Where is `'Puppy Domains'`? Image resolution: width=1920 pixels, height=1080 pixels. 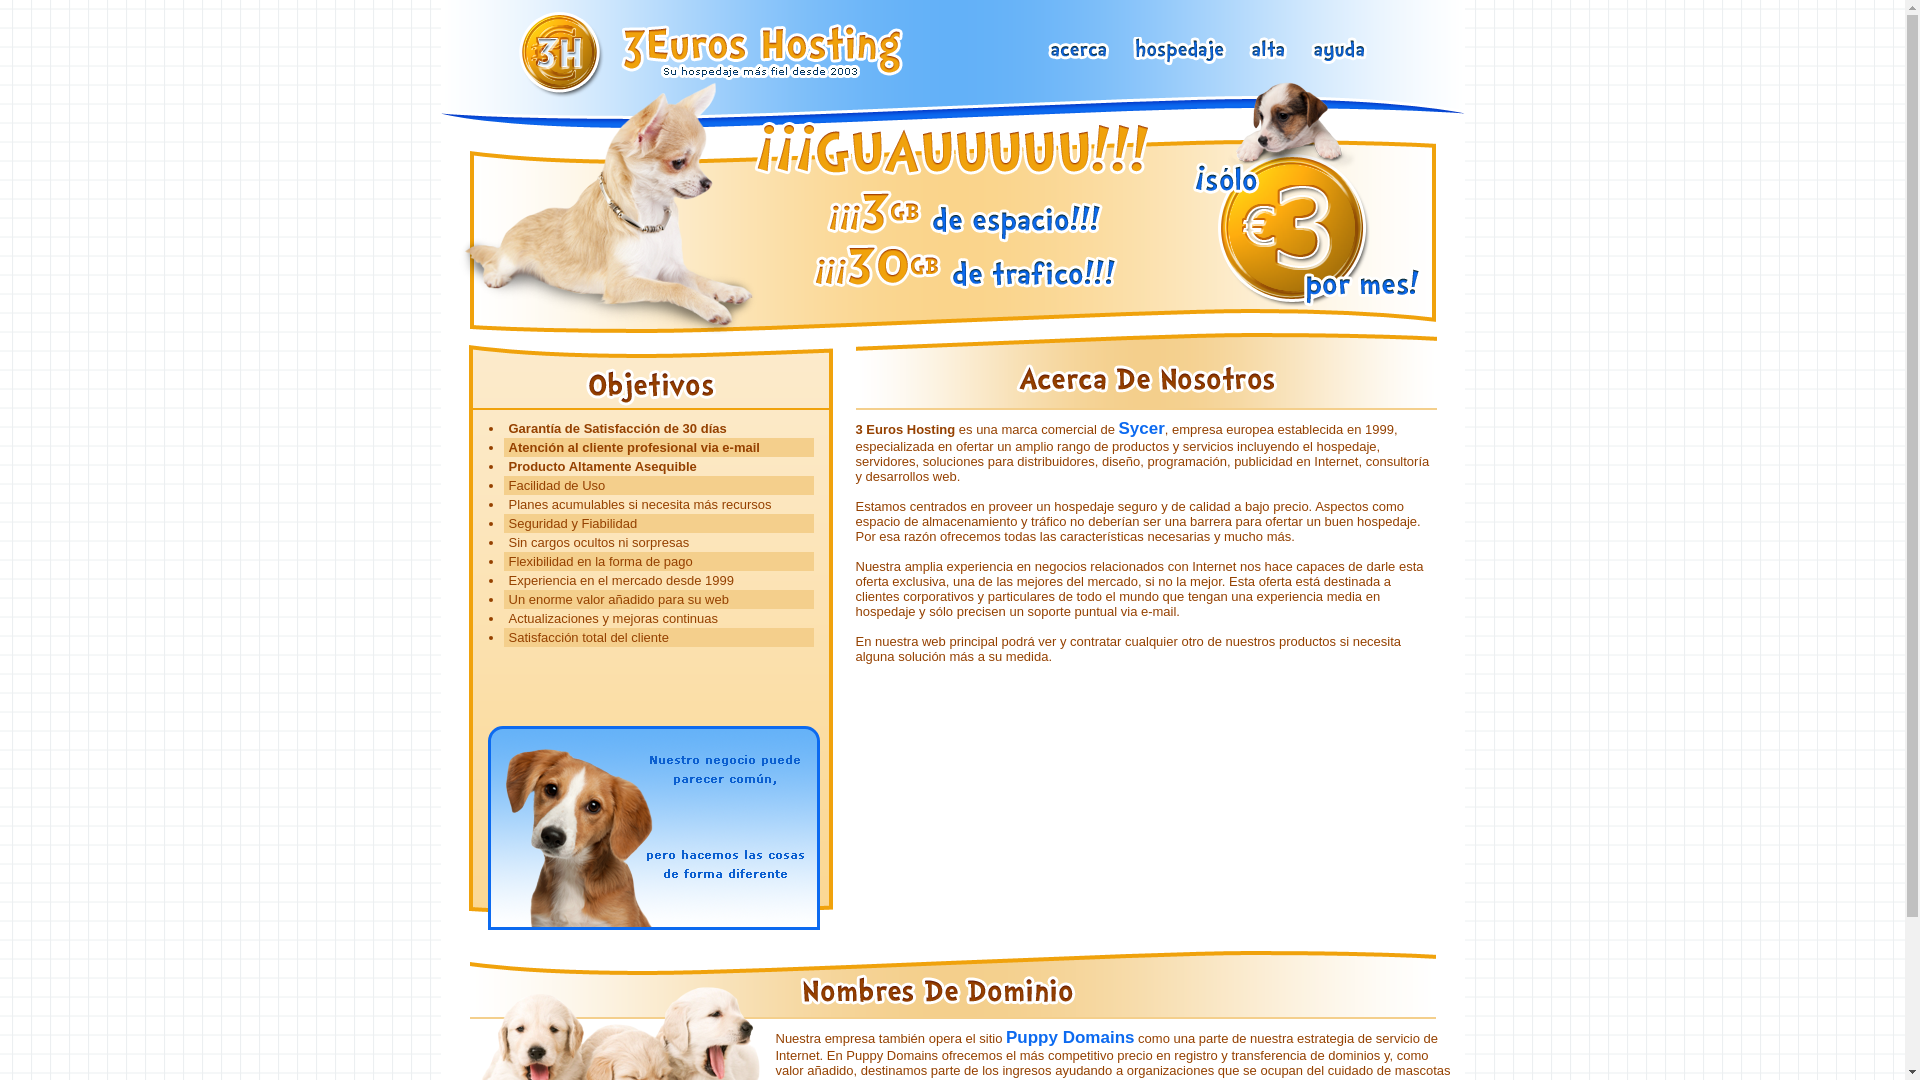 'Puppy Domains' is located at coordinates (1069, 1036).